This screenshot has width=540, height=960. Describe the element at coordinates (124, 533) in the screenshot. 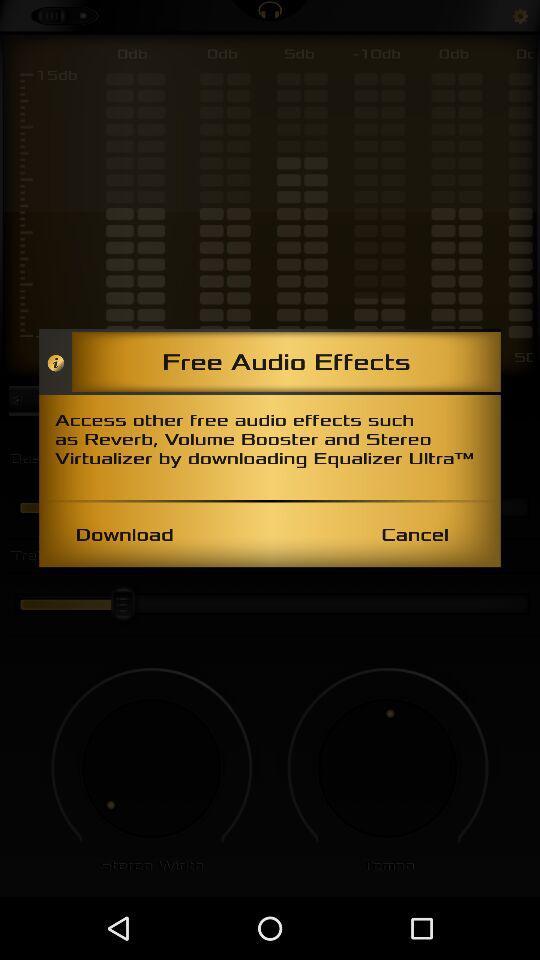

I see `the download icon` at that location.